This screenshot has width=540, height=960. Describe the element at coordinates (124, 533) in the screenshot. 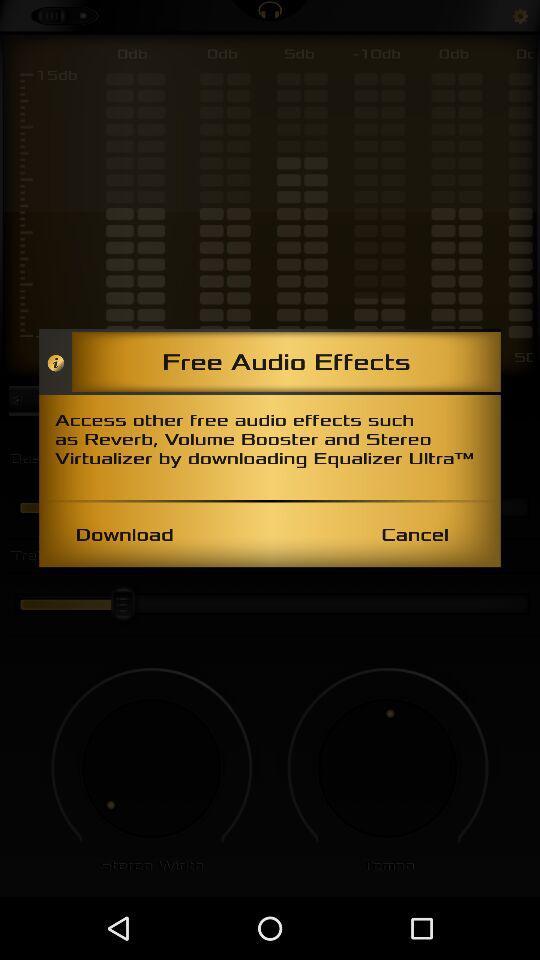

I see `the download icon` at that location.